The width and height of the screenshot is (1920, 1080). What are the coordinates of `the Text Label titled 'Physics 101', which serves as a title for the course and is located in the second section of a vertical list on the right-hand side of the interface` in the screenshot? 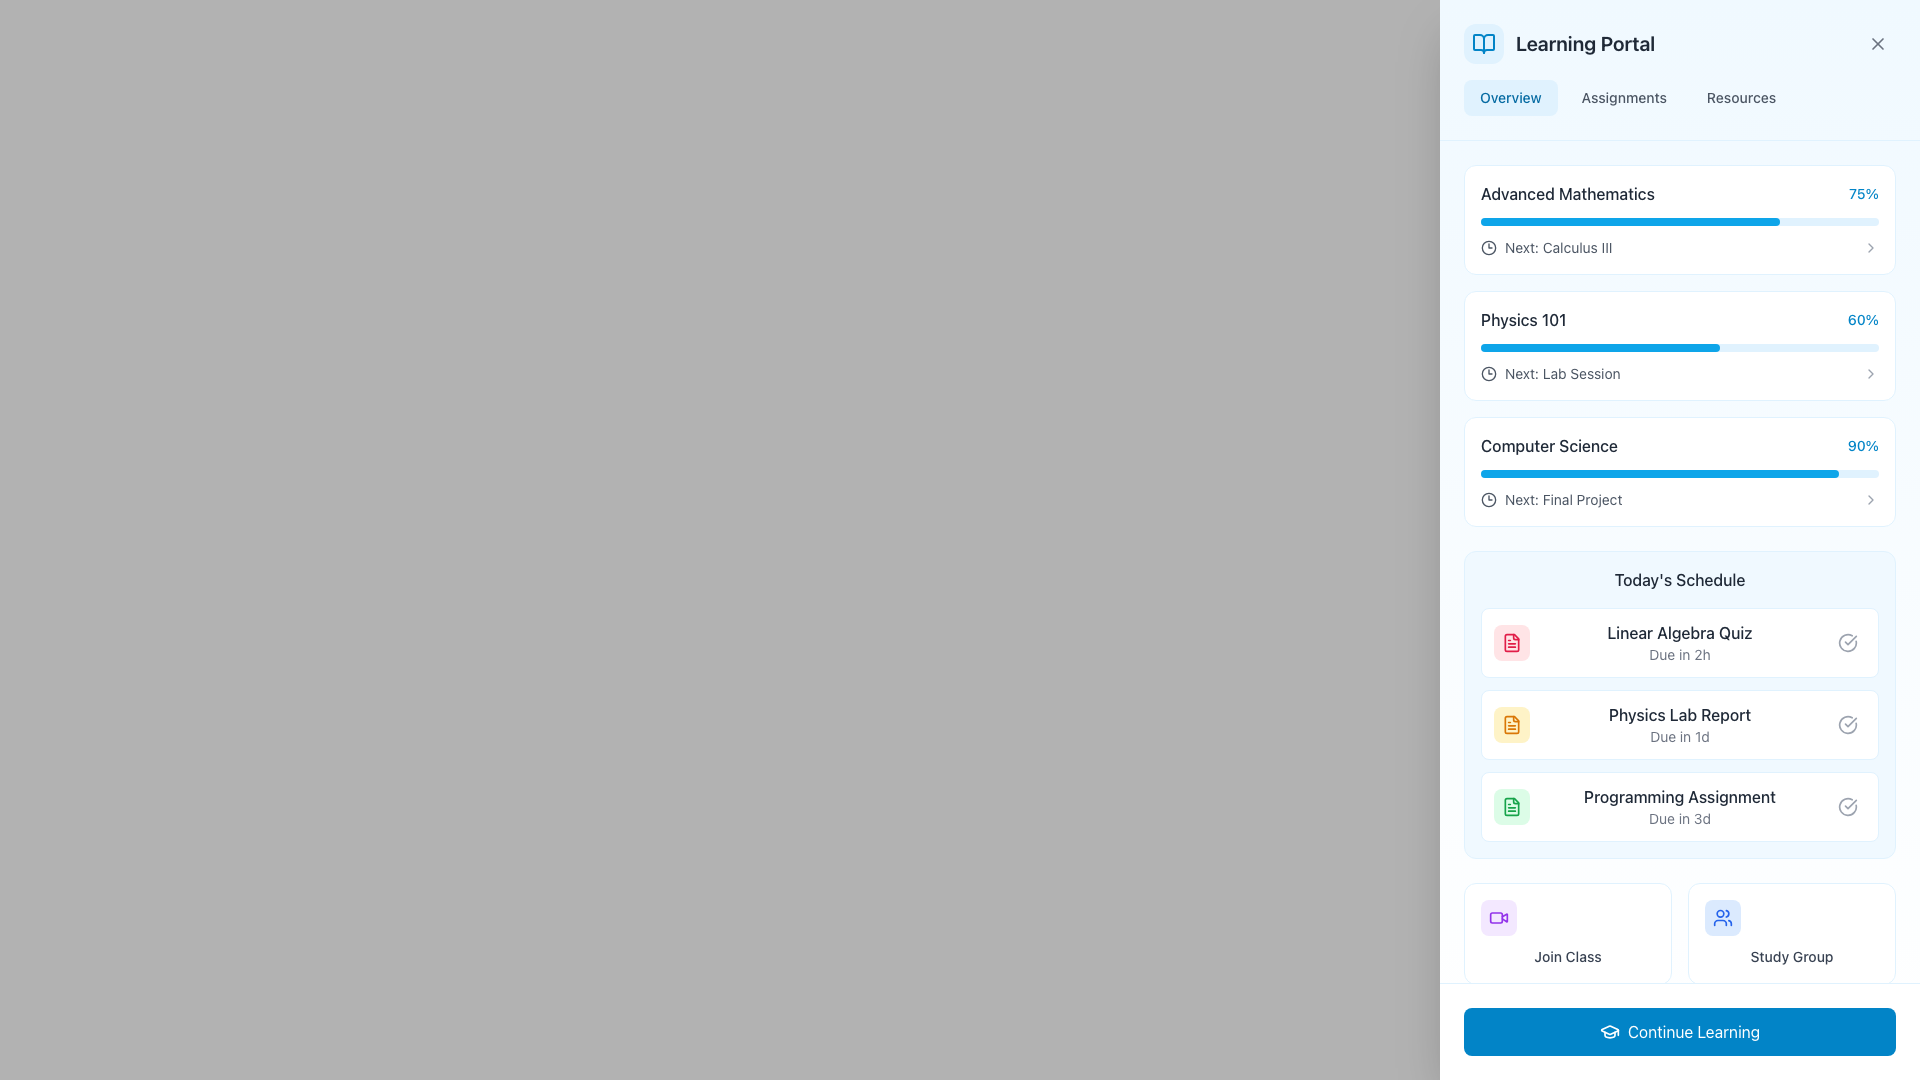 It's located at (1522, 319).